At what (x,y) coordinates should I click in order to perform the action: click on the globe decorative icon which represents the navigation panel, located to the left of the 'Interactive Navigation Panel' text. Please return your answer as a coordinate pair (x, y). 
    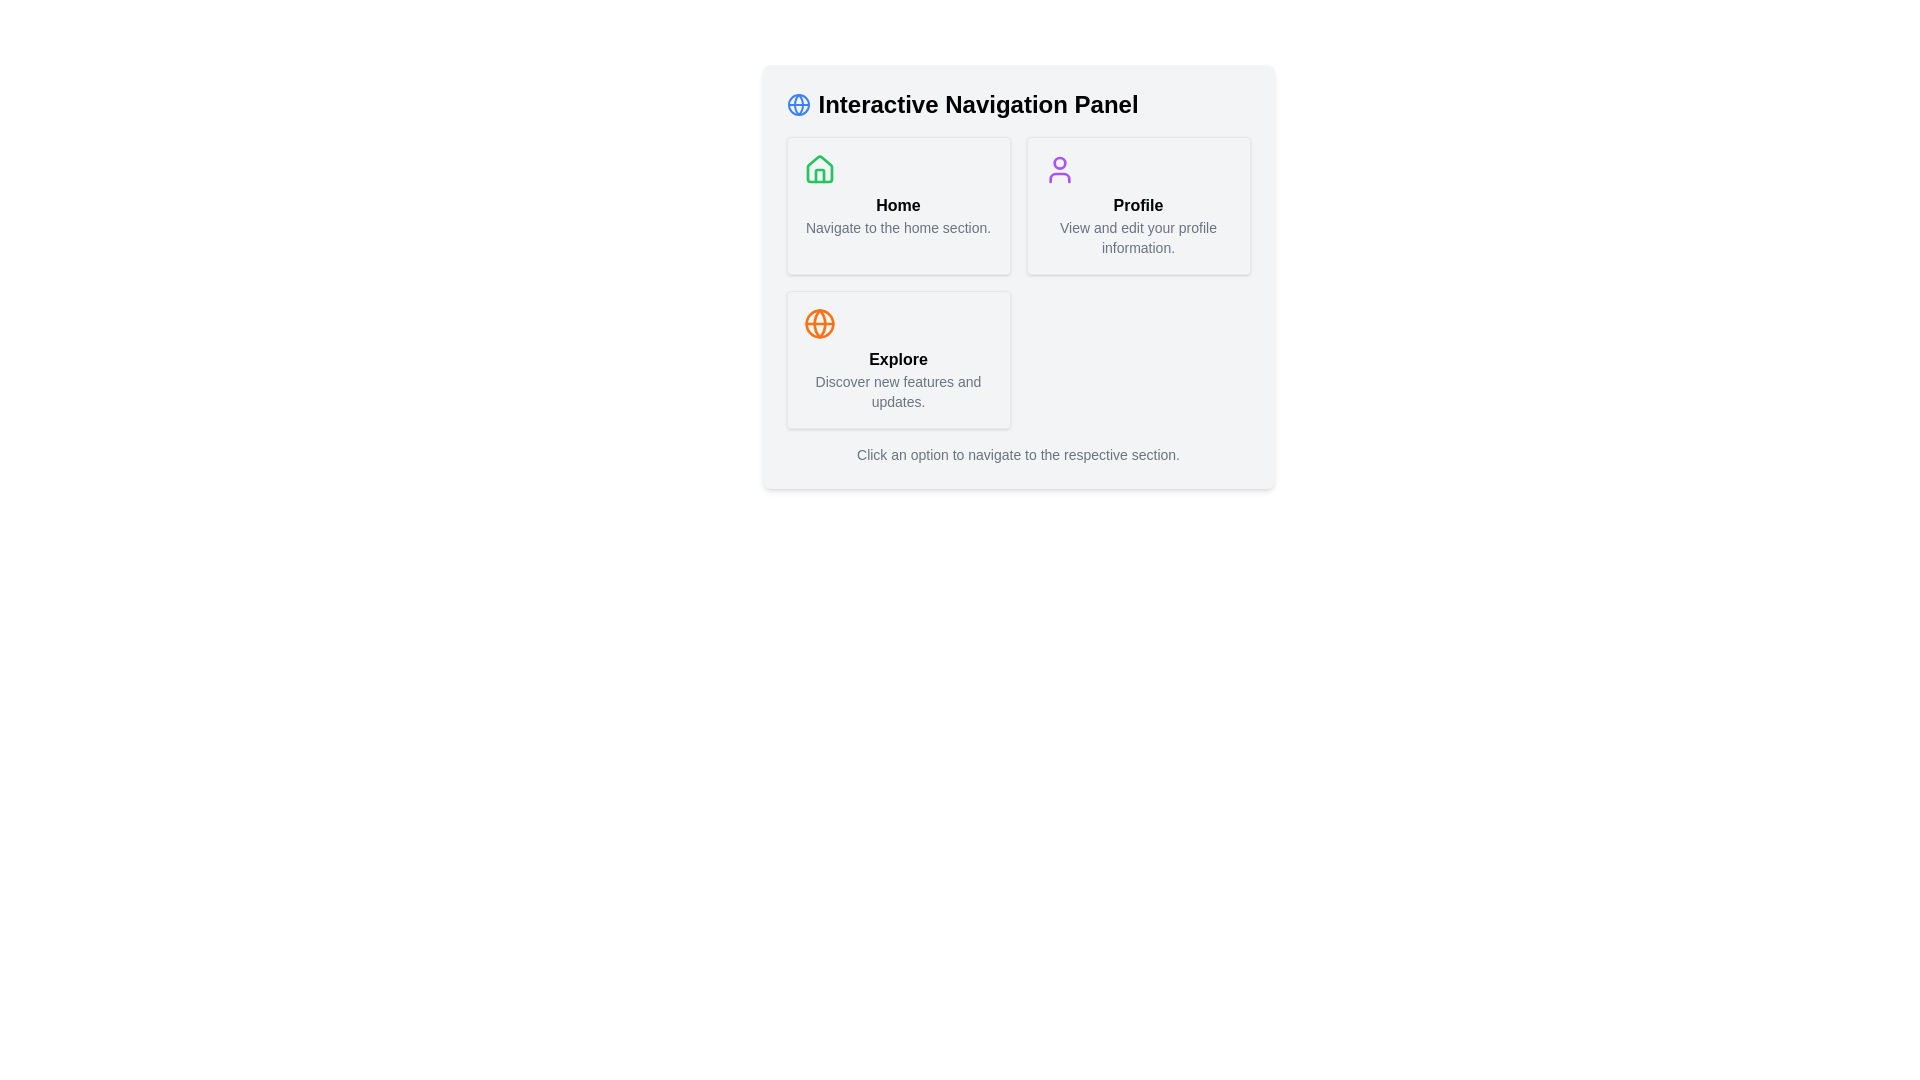
    Looking at the image, I should click on (797, 104).